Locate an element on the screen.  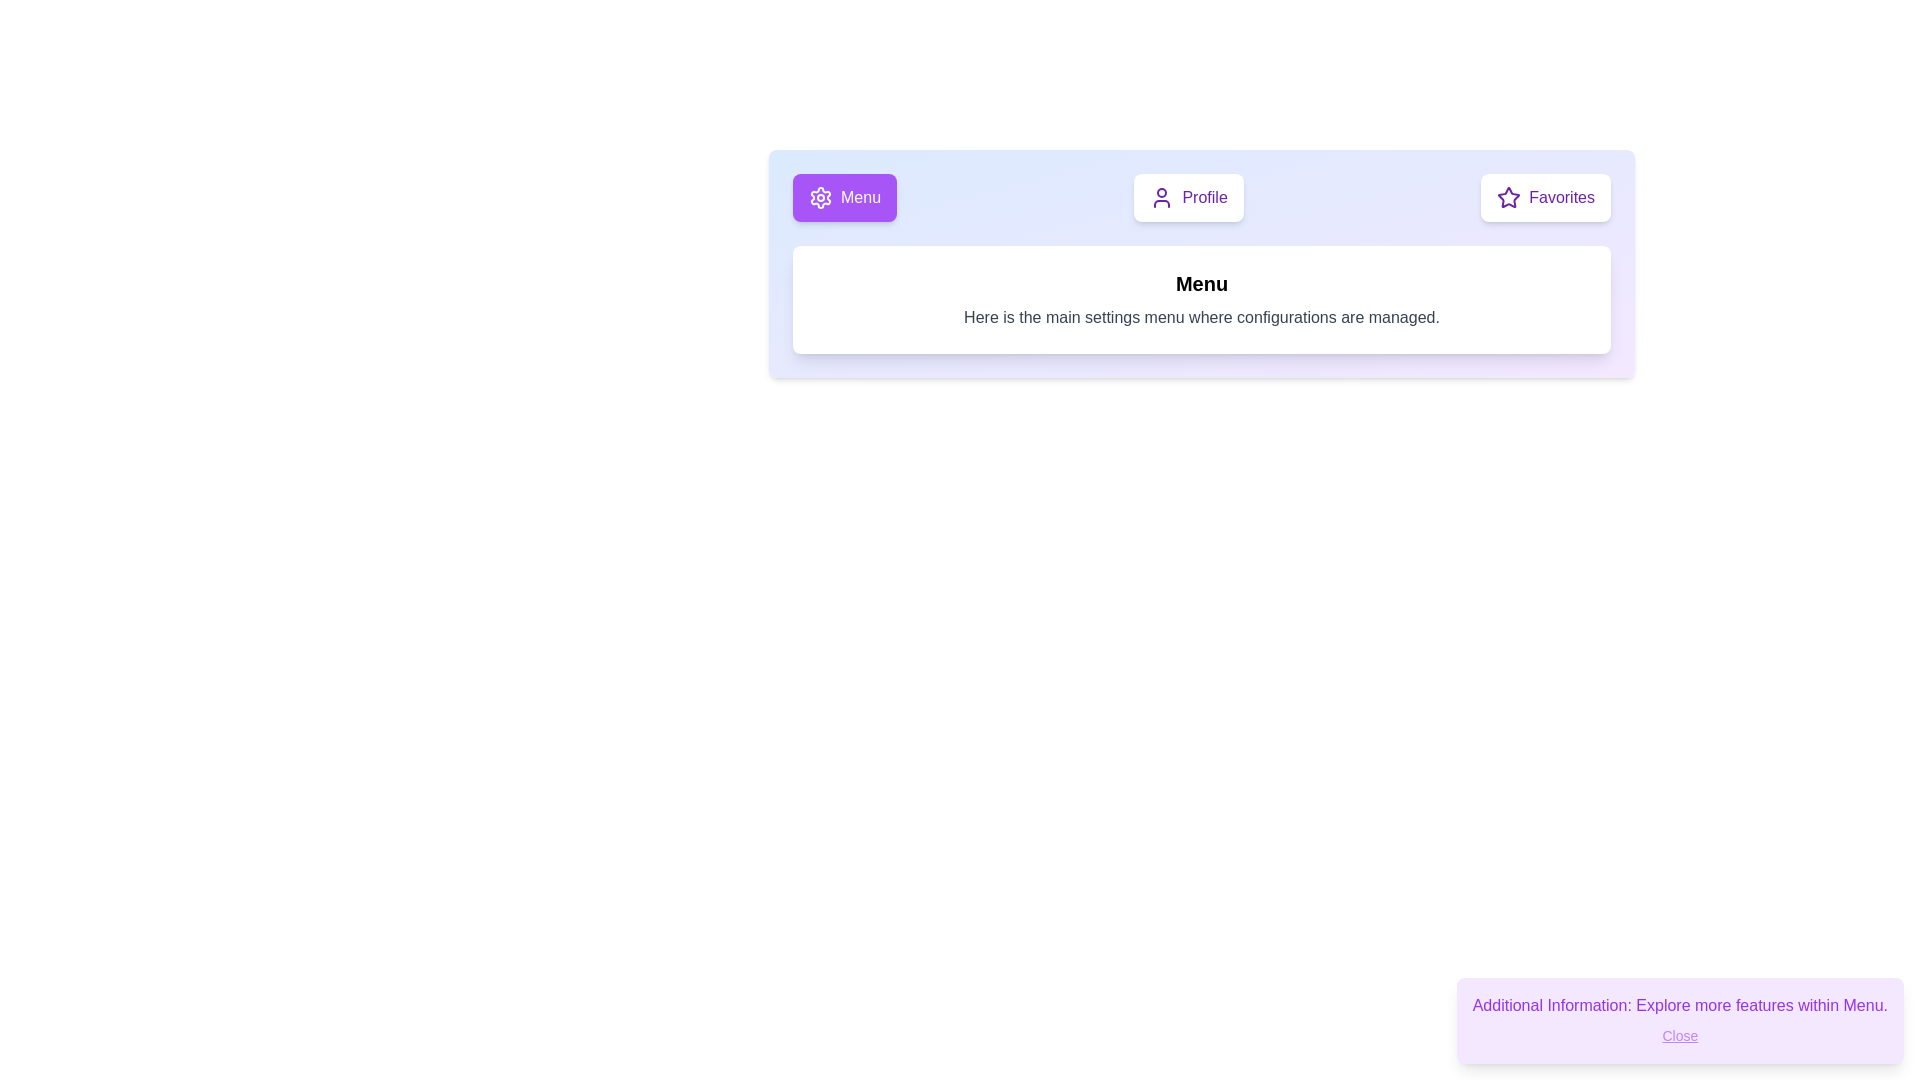
the profile button located in the middle of a horizontal row between the 'Menu' button and the 'Favorites' button is located at coordinates (1189, 197).